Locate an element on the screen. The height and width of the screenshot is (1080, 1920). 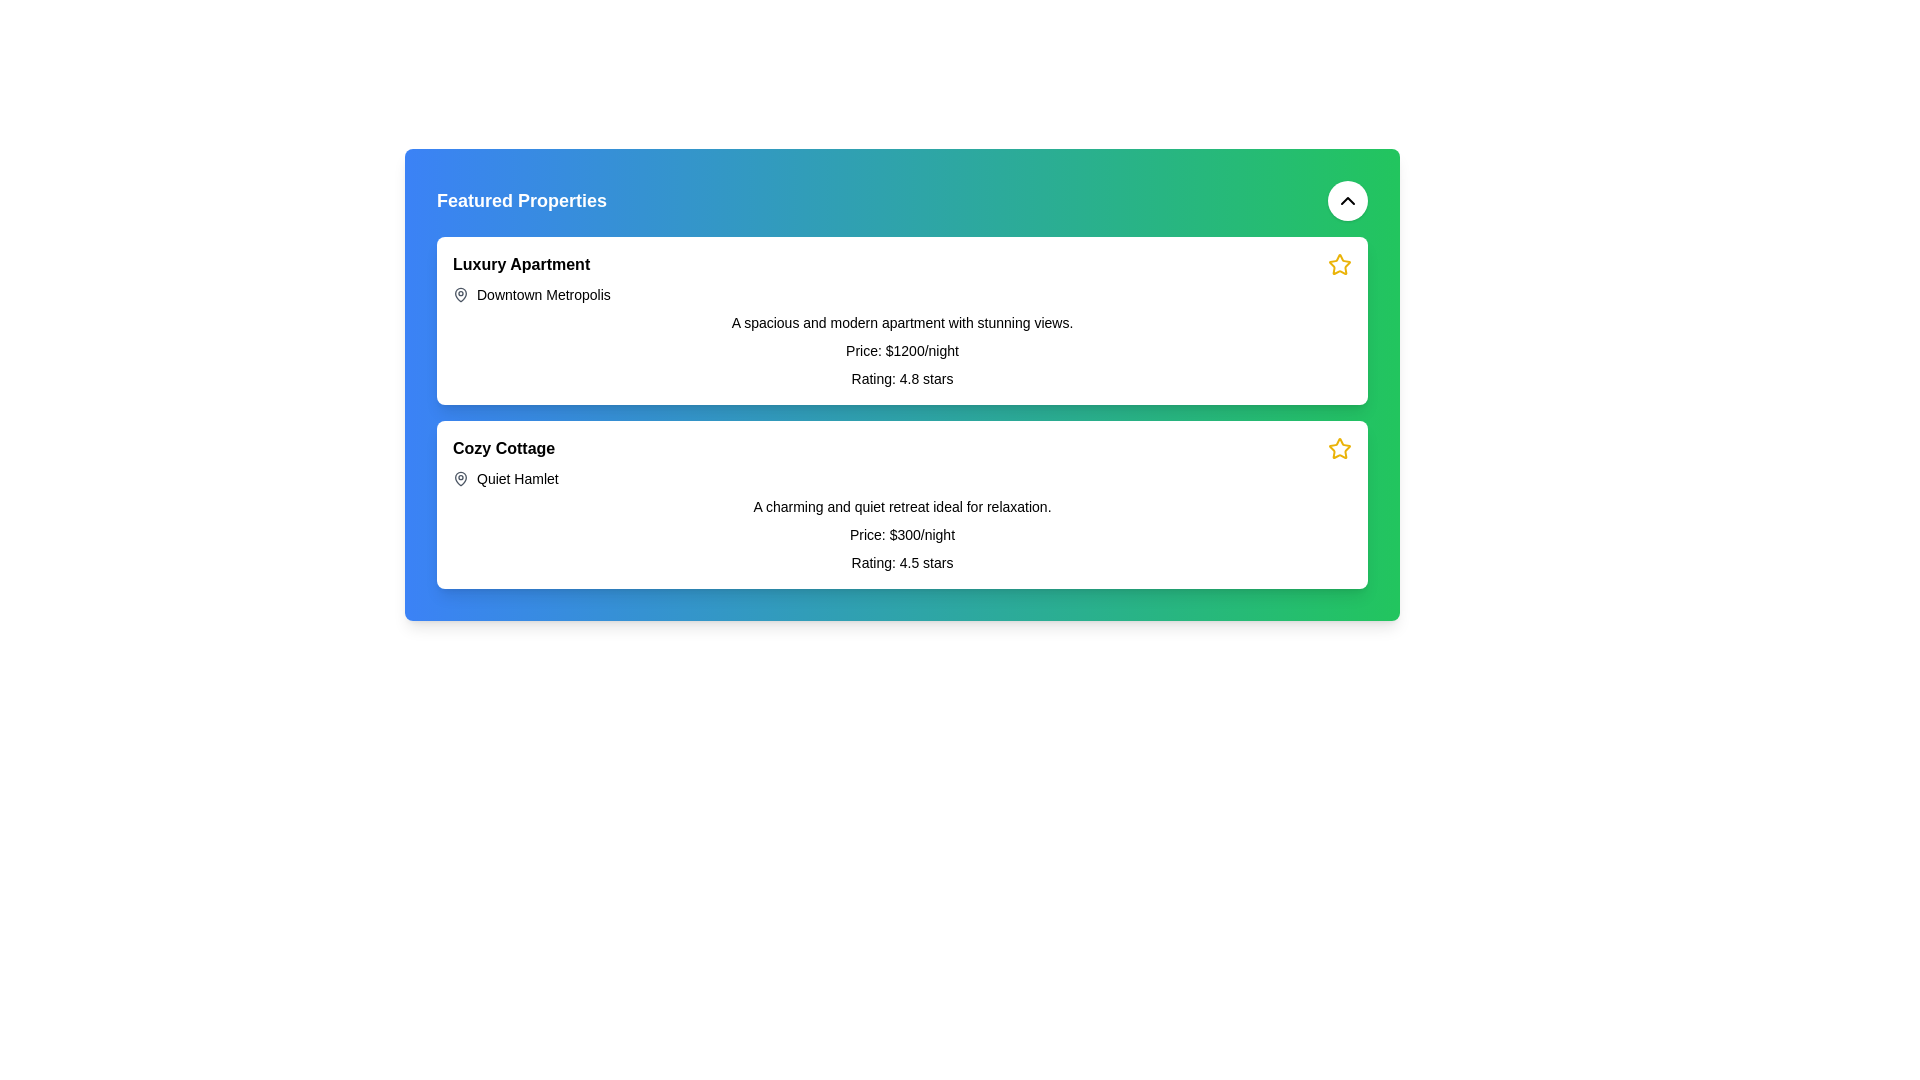
the star-shaped icon located in the top-right corner of the 'Cozy Cottage' listing card to mark it as a favorite is located at coordinates (1339, 447).